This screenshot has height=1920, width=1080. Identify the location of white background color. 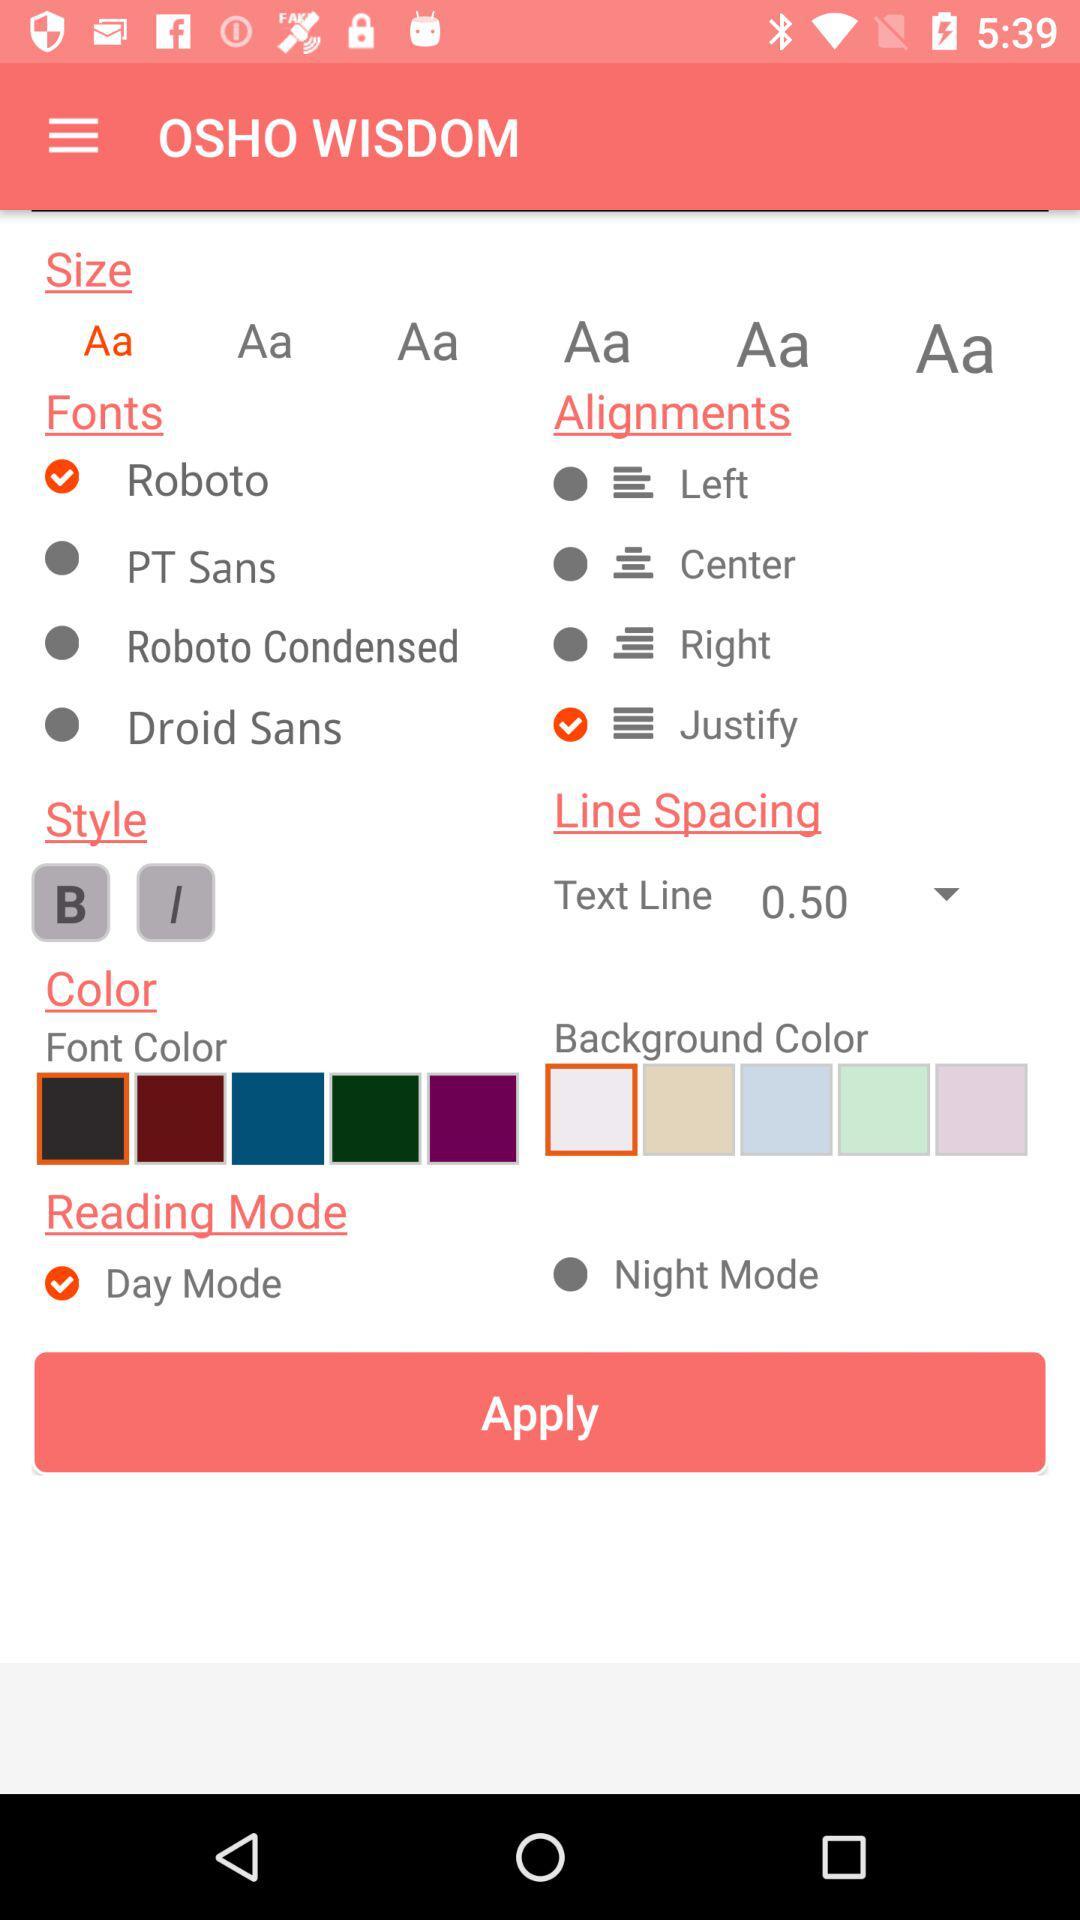
(590, 1108).